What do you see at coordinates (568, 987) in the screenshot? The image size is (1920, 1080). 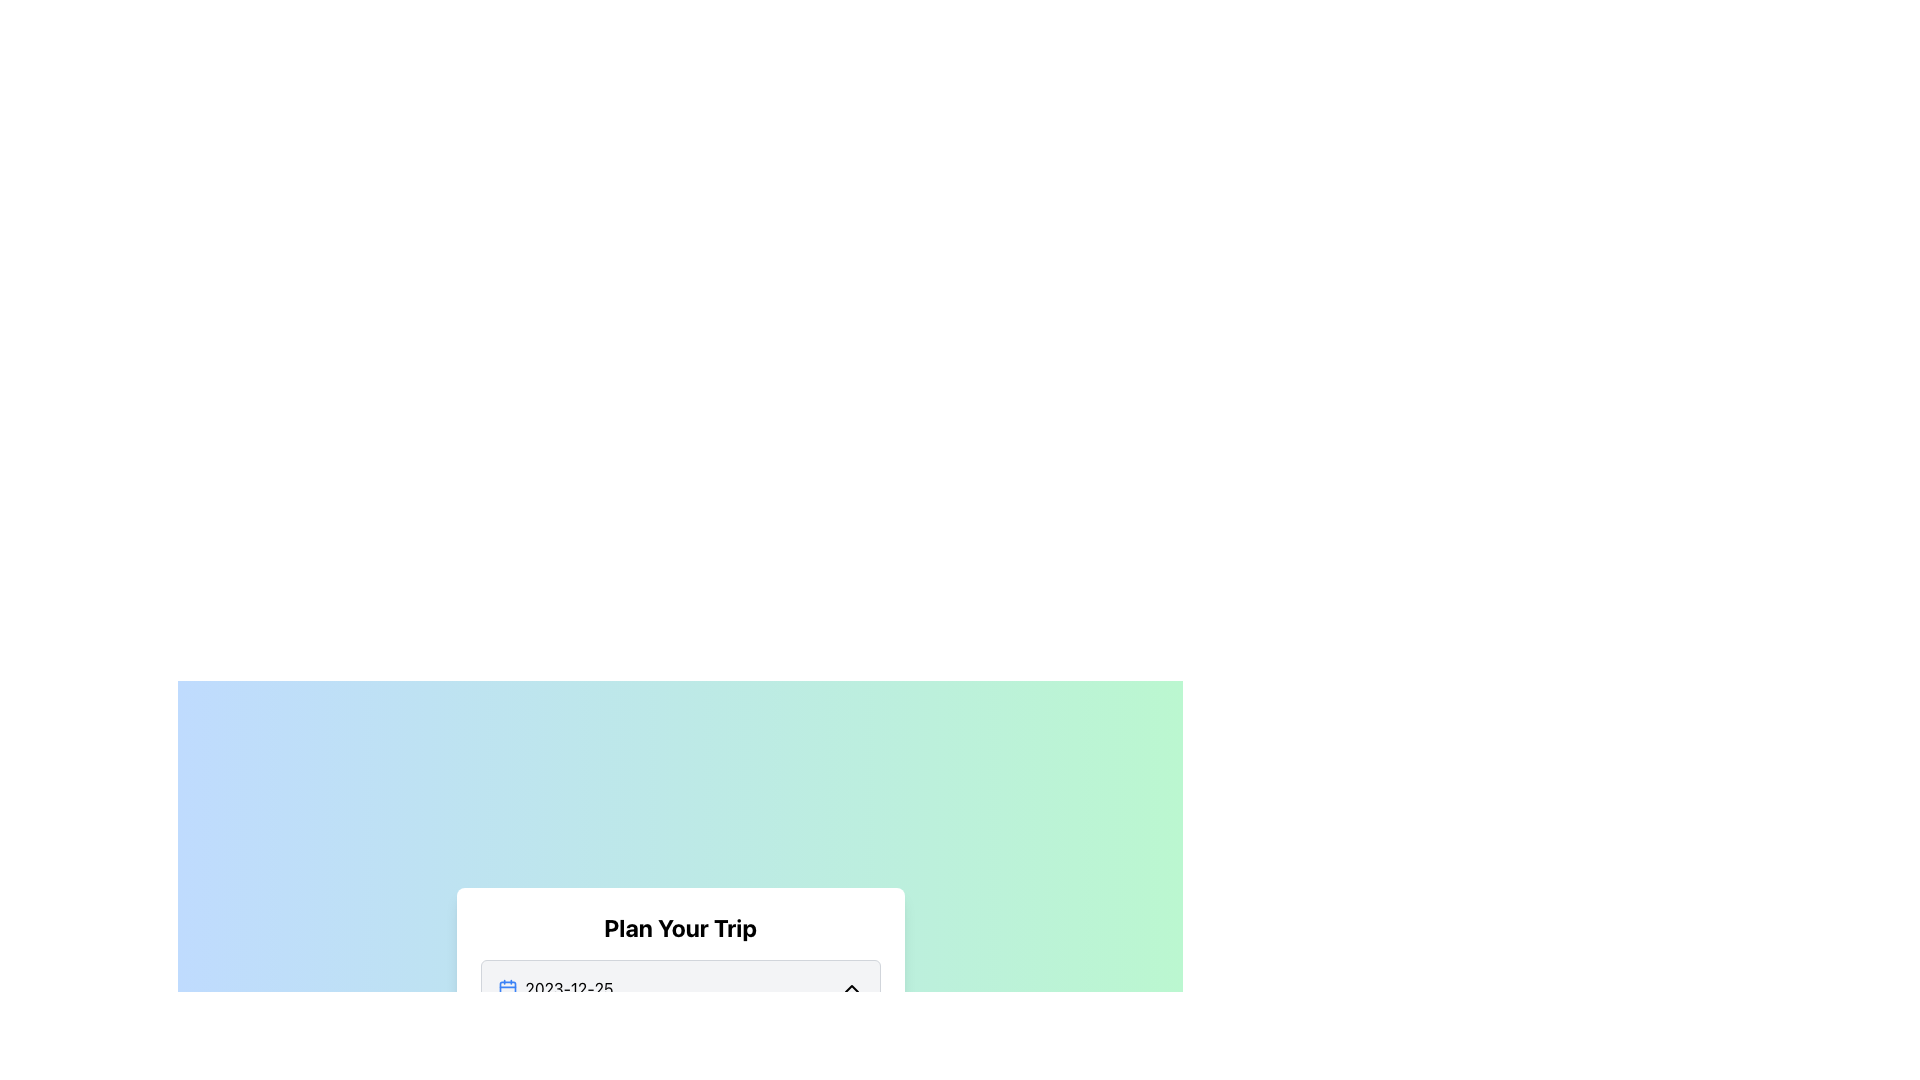 I see `the static text element that displays the selected or default date in 'YYYY-MM-DD' format within the date picker interface, located to the right of a small blue calendar icon` at bounding box center [568, 987].